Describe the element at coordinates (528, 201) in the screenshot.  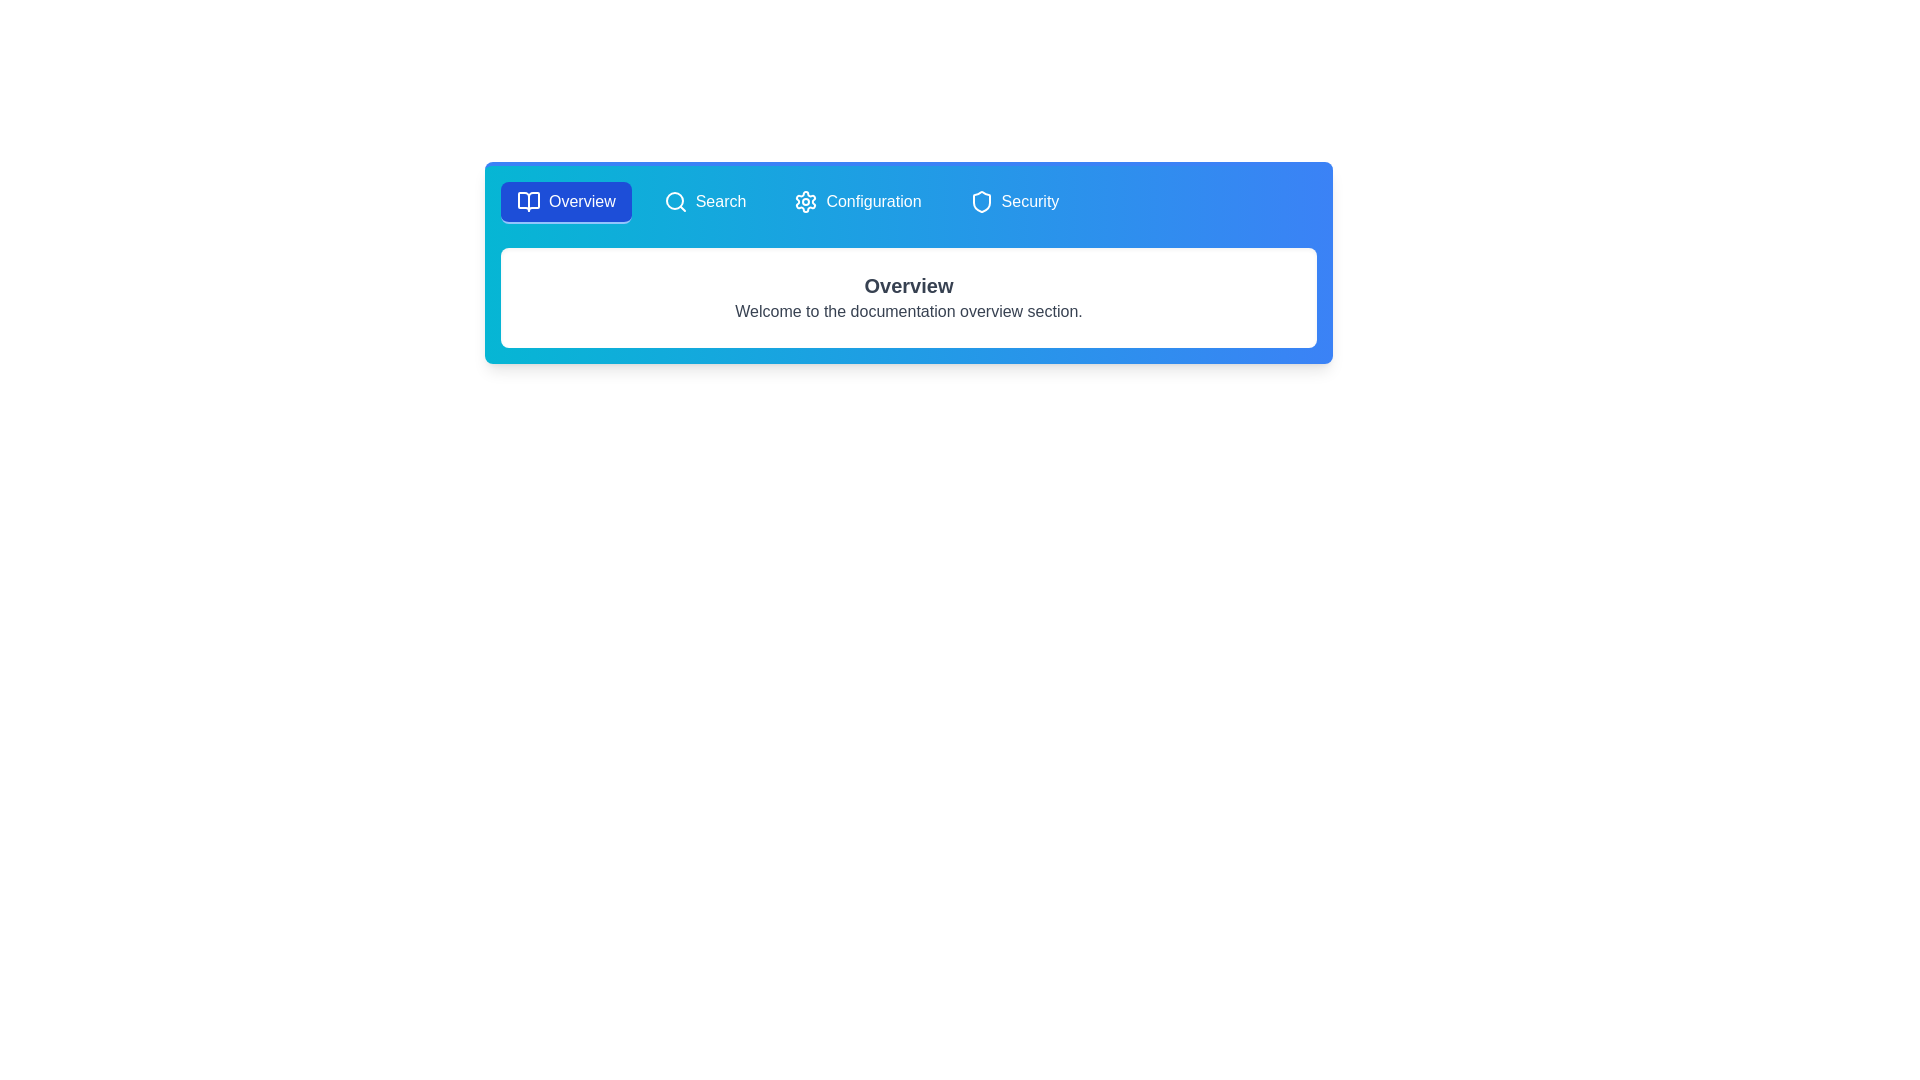
I see `the open book icon located on the left side of the 'Overview' button in the navigation bar` at that location.